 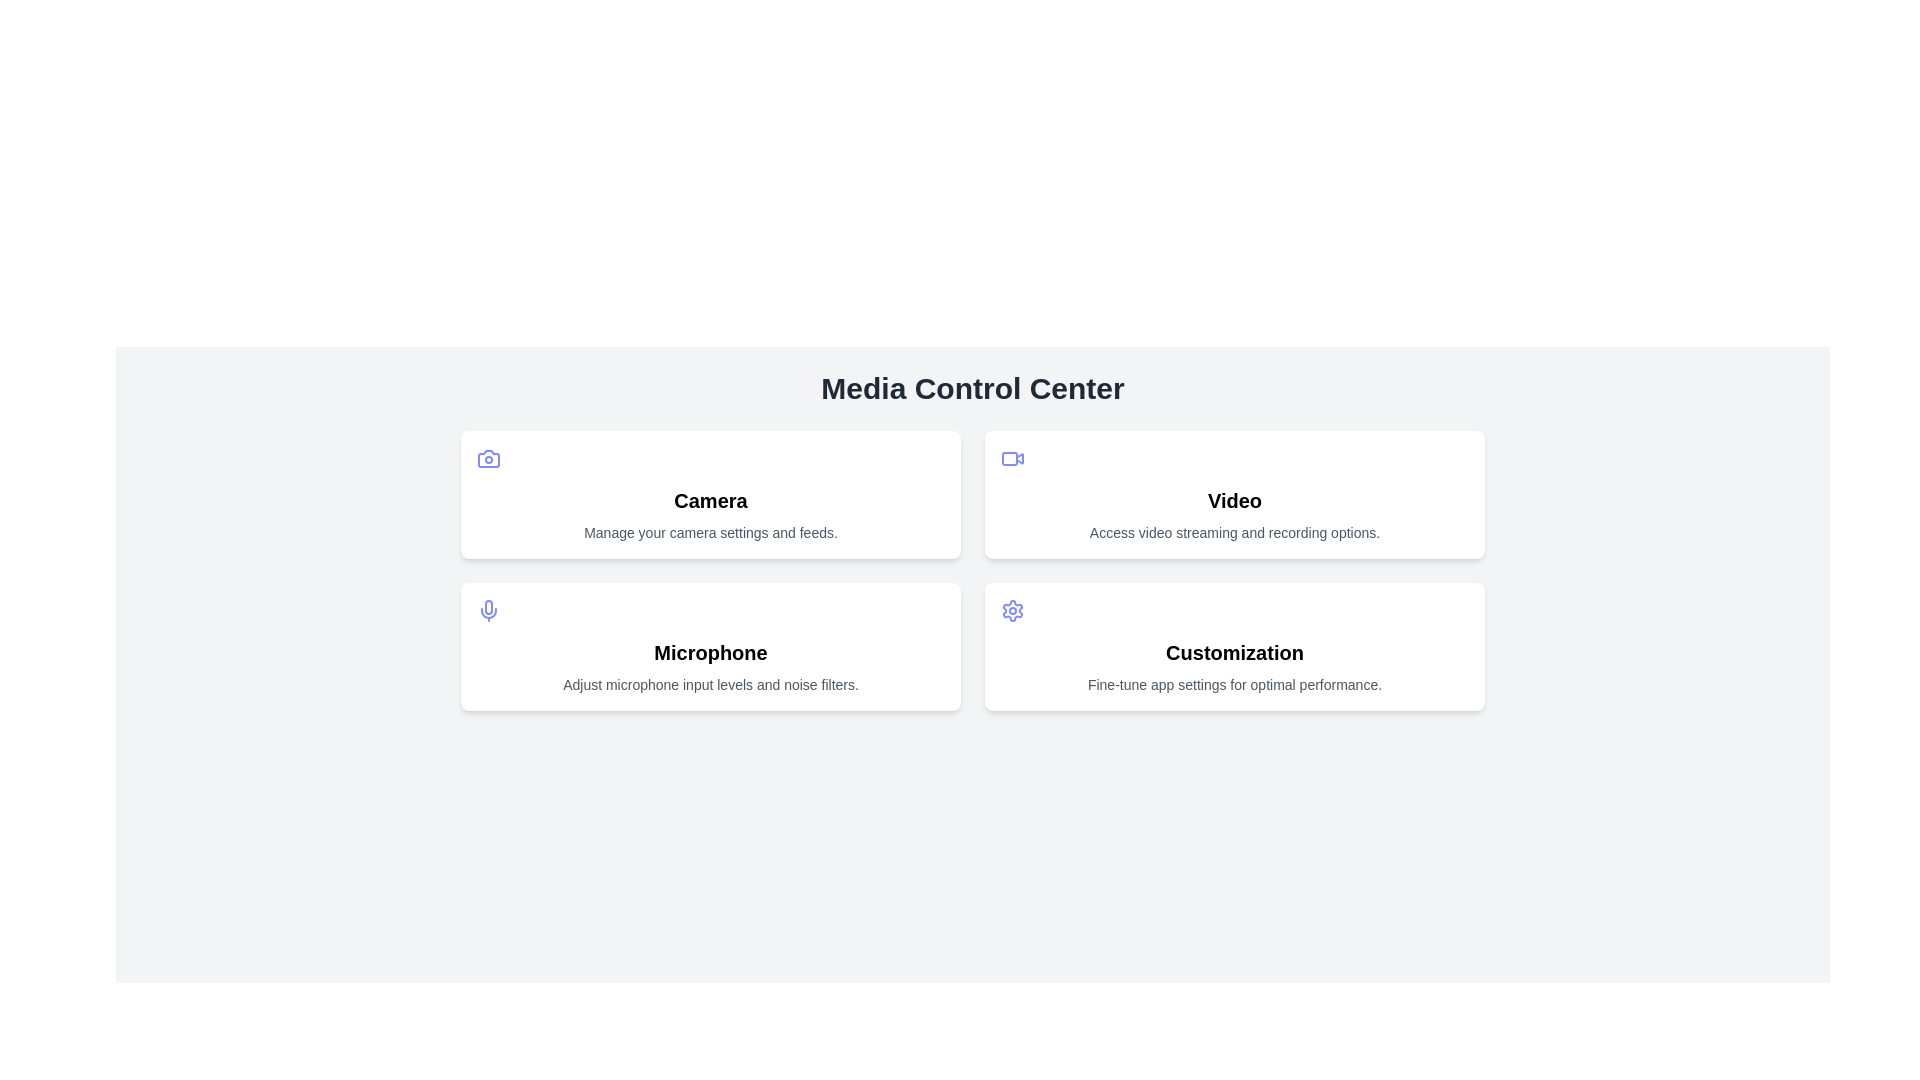 I want to click on text of the 'Camera' section title label, which is positioned at the upper-left section of the layout, between an icon and a descriptive text below it, so click(x=710, y=500).